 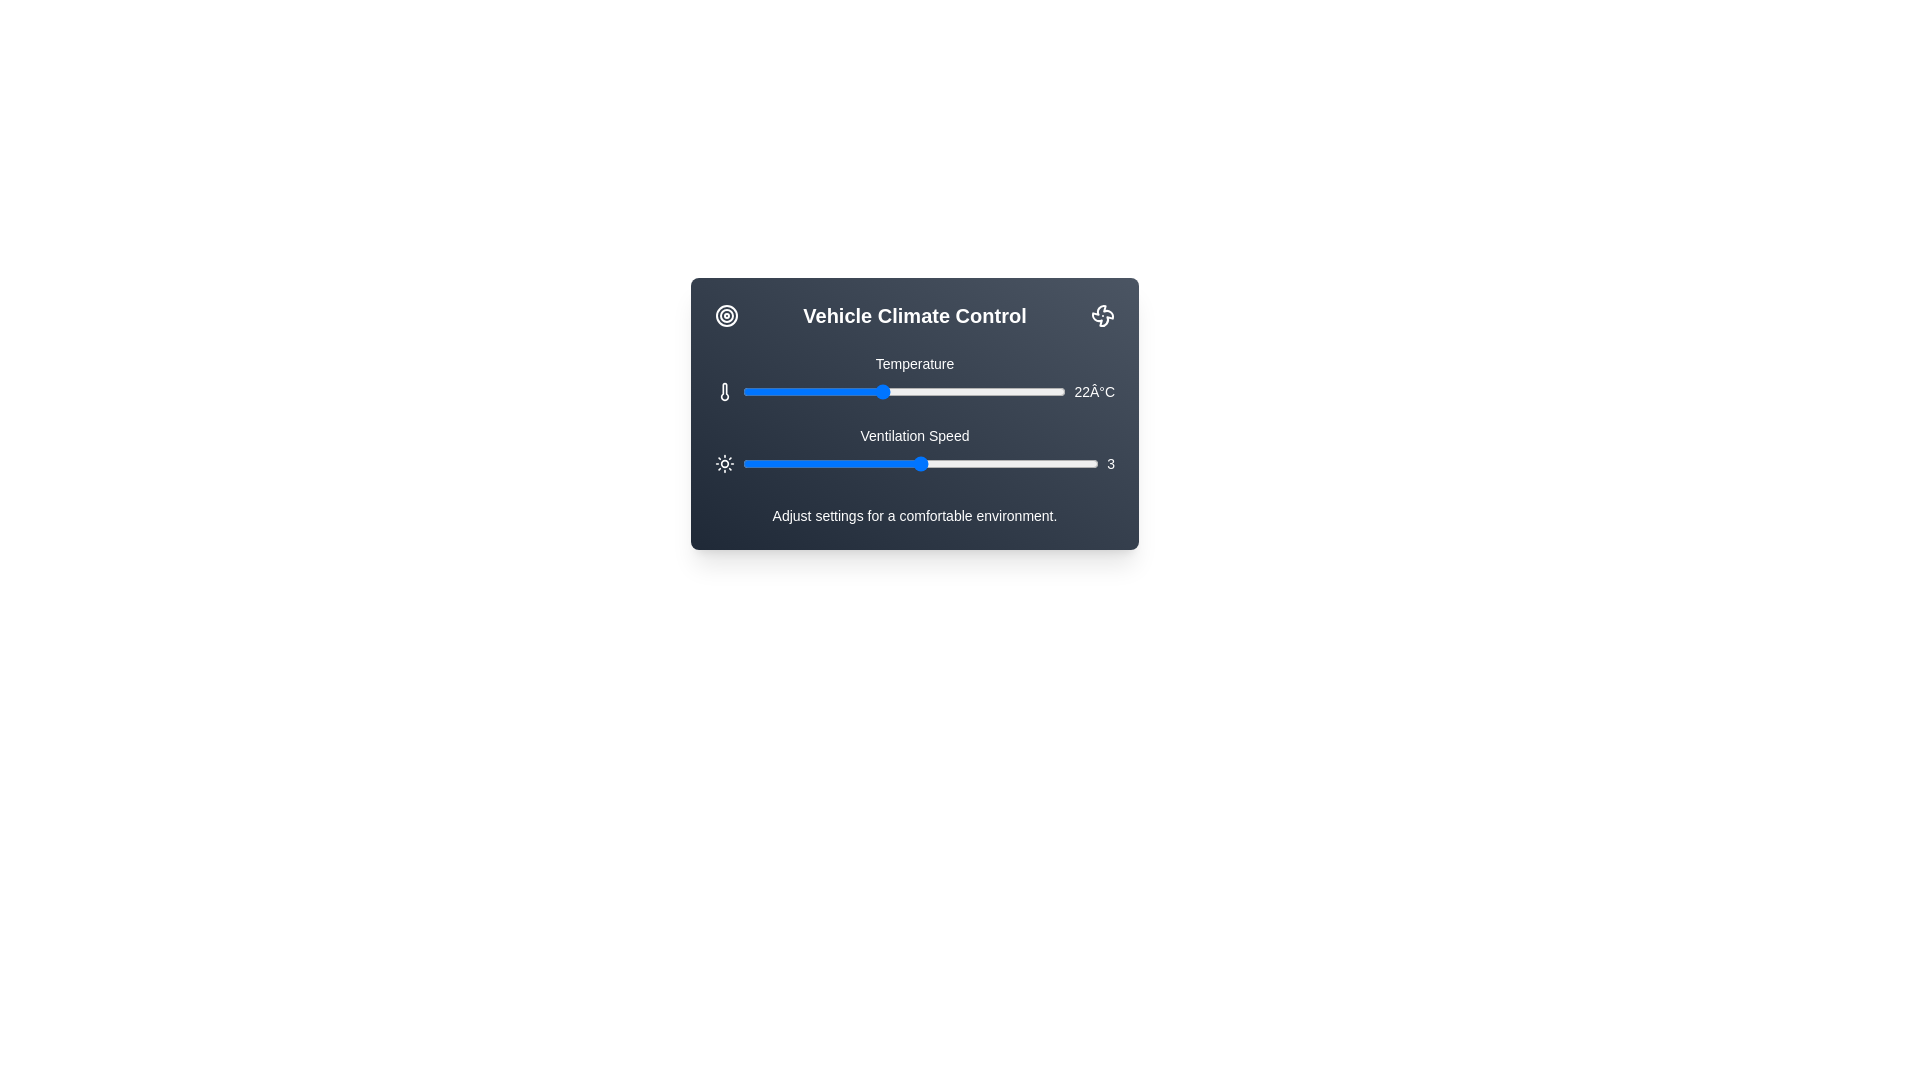 I want to click on the ventilation speed to 3 using the slider, so click(x=920, y=463).